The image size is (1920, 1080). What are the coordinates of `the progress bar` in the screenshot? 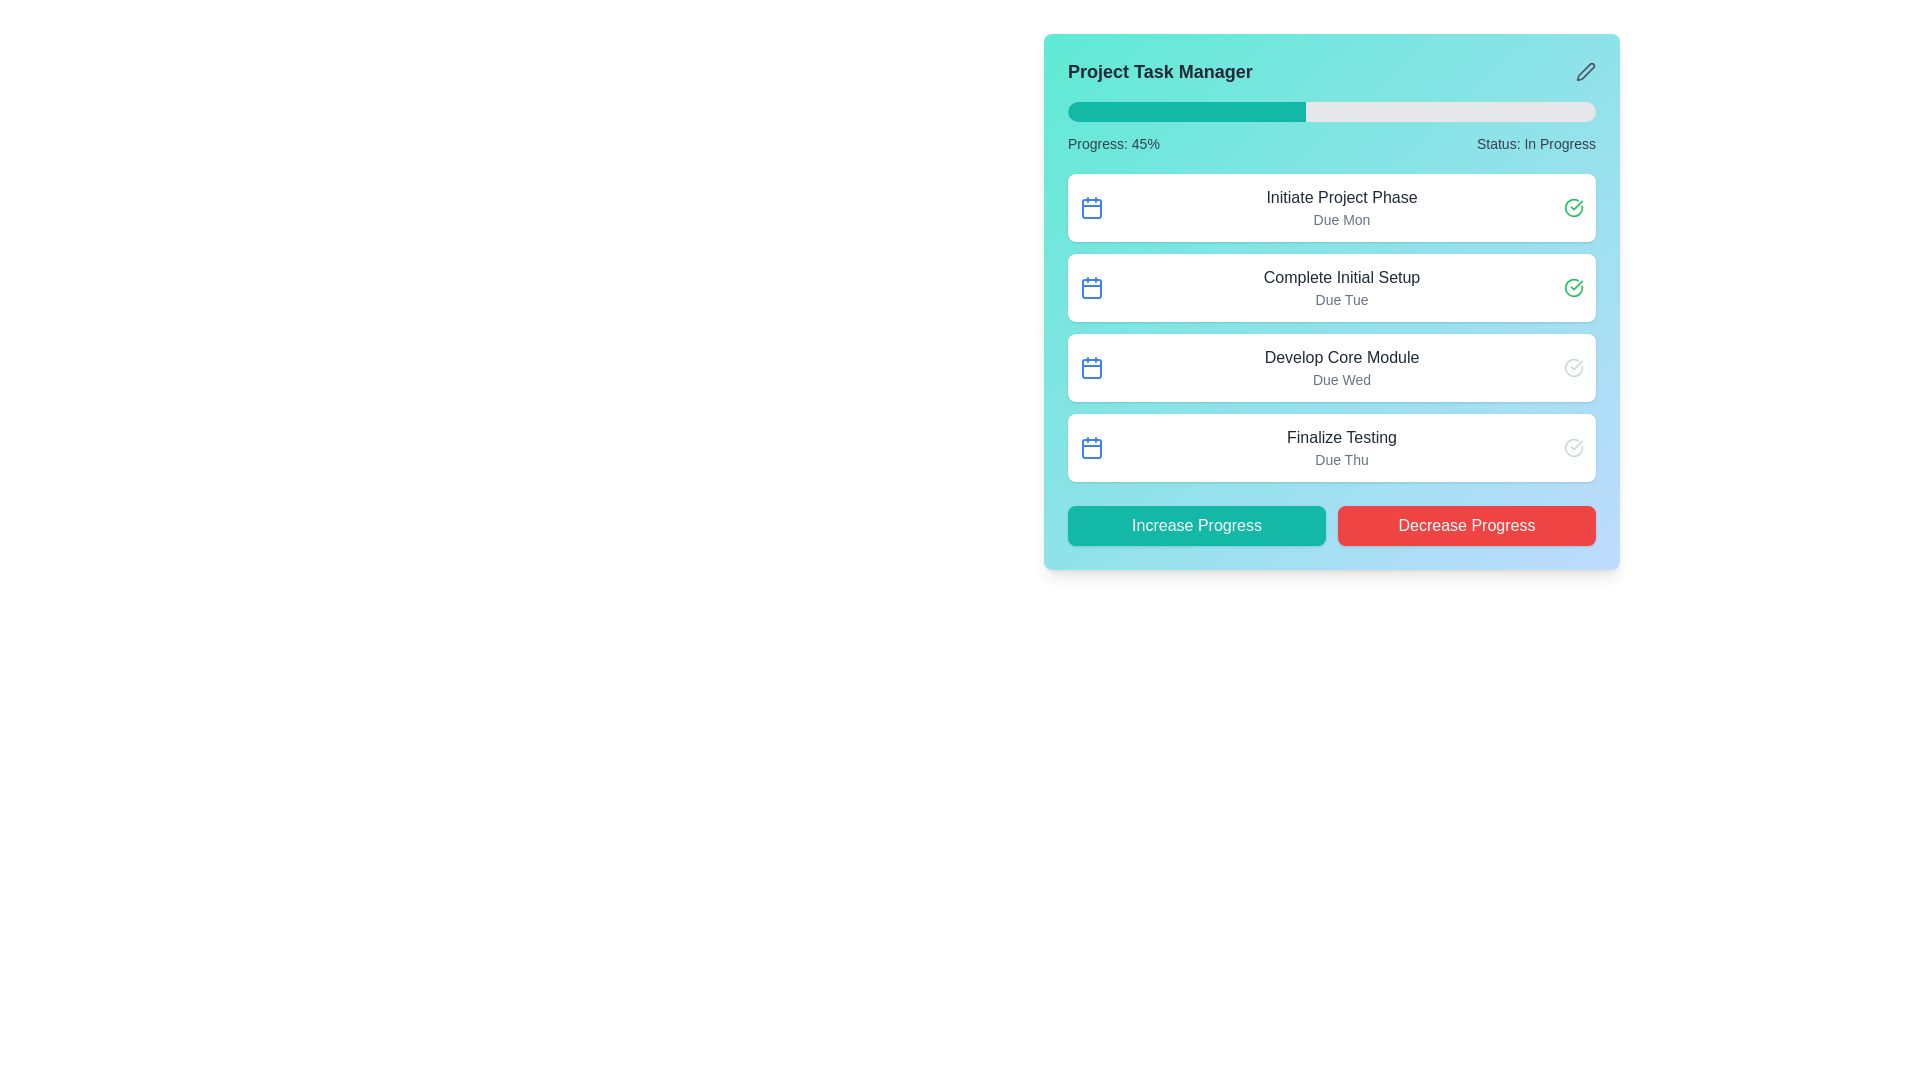 It's located at (1120, 111).